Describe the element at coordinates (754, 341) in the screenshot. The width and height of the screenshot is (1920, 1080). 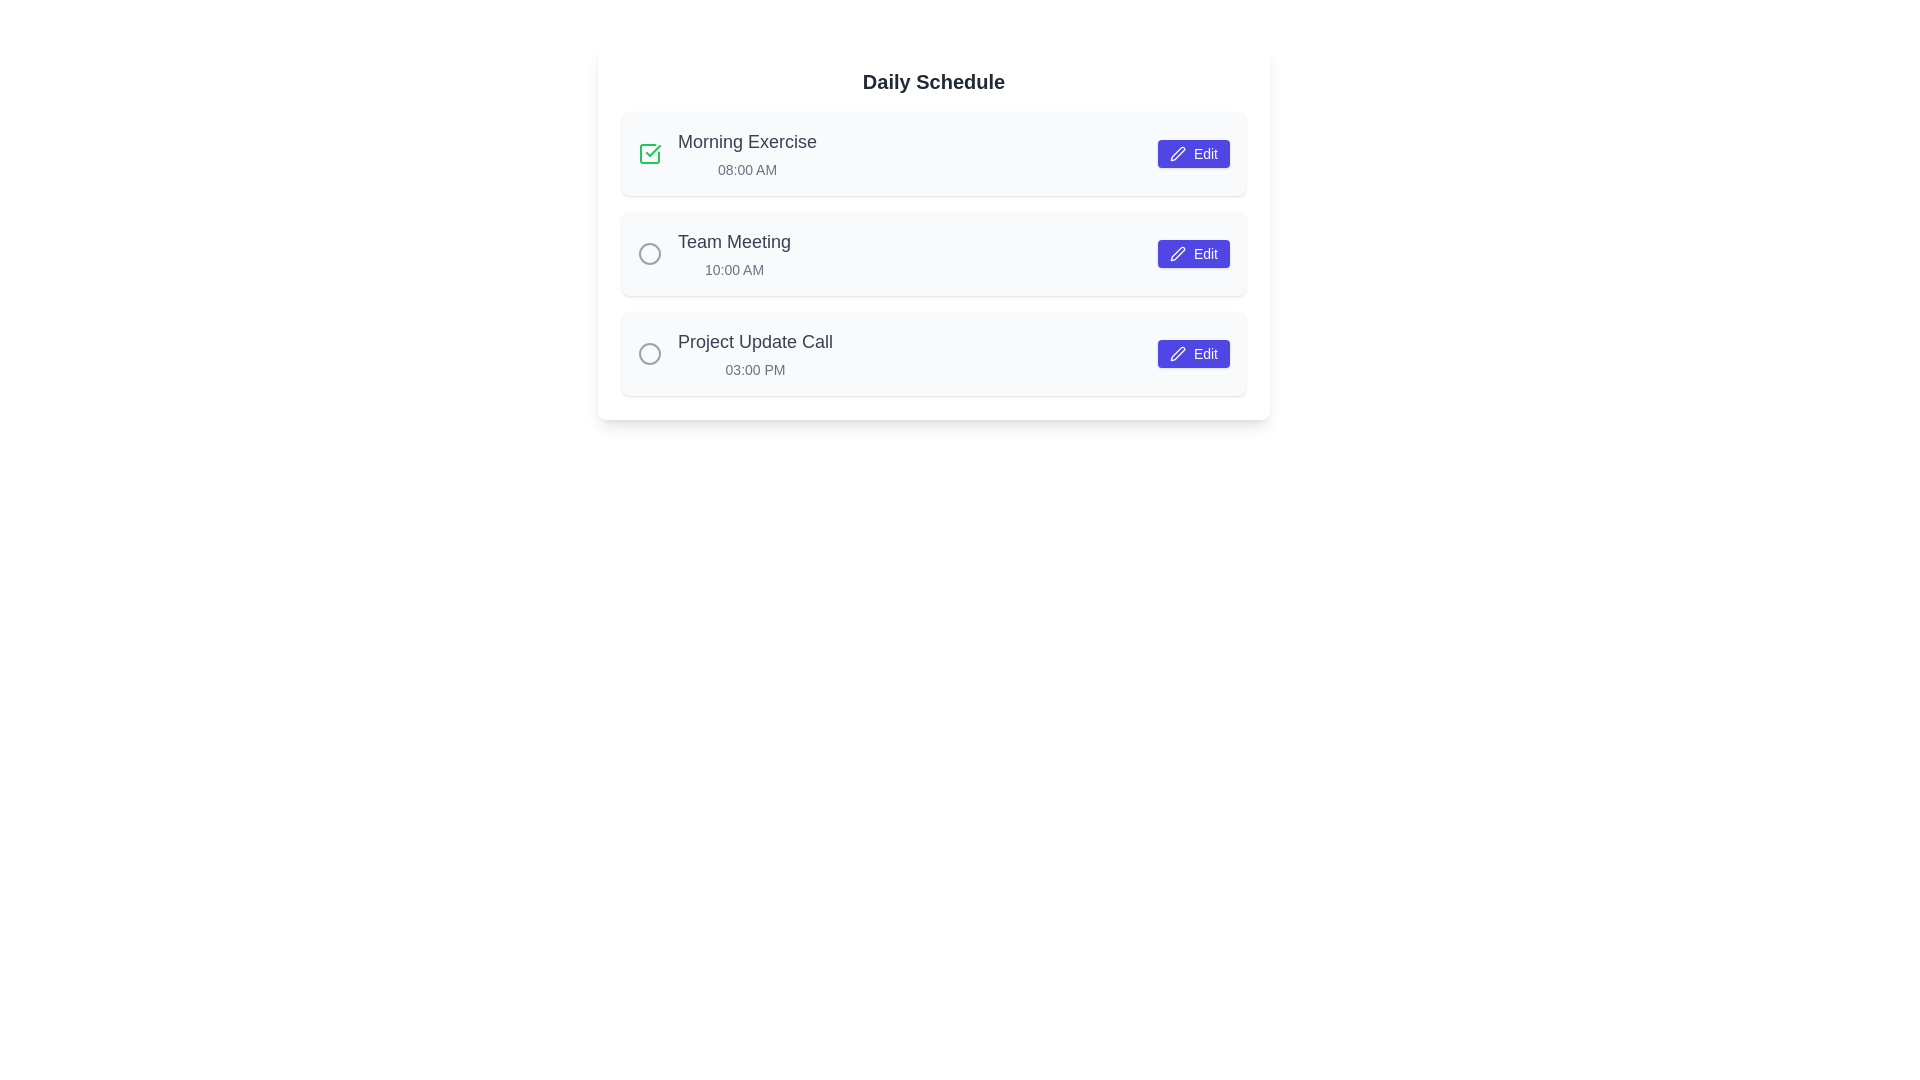
I see `text label displaying 'Project Update Call' which identifies the scheduled task in the list` at that location.